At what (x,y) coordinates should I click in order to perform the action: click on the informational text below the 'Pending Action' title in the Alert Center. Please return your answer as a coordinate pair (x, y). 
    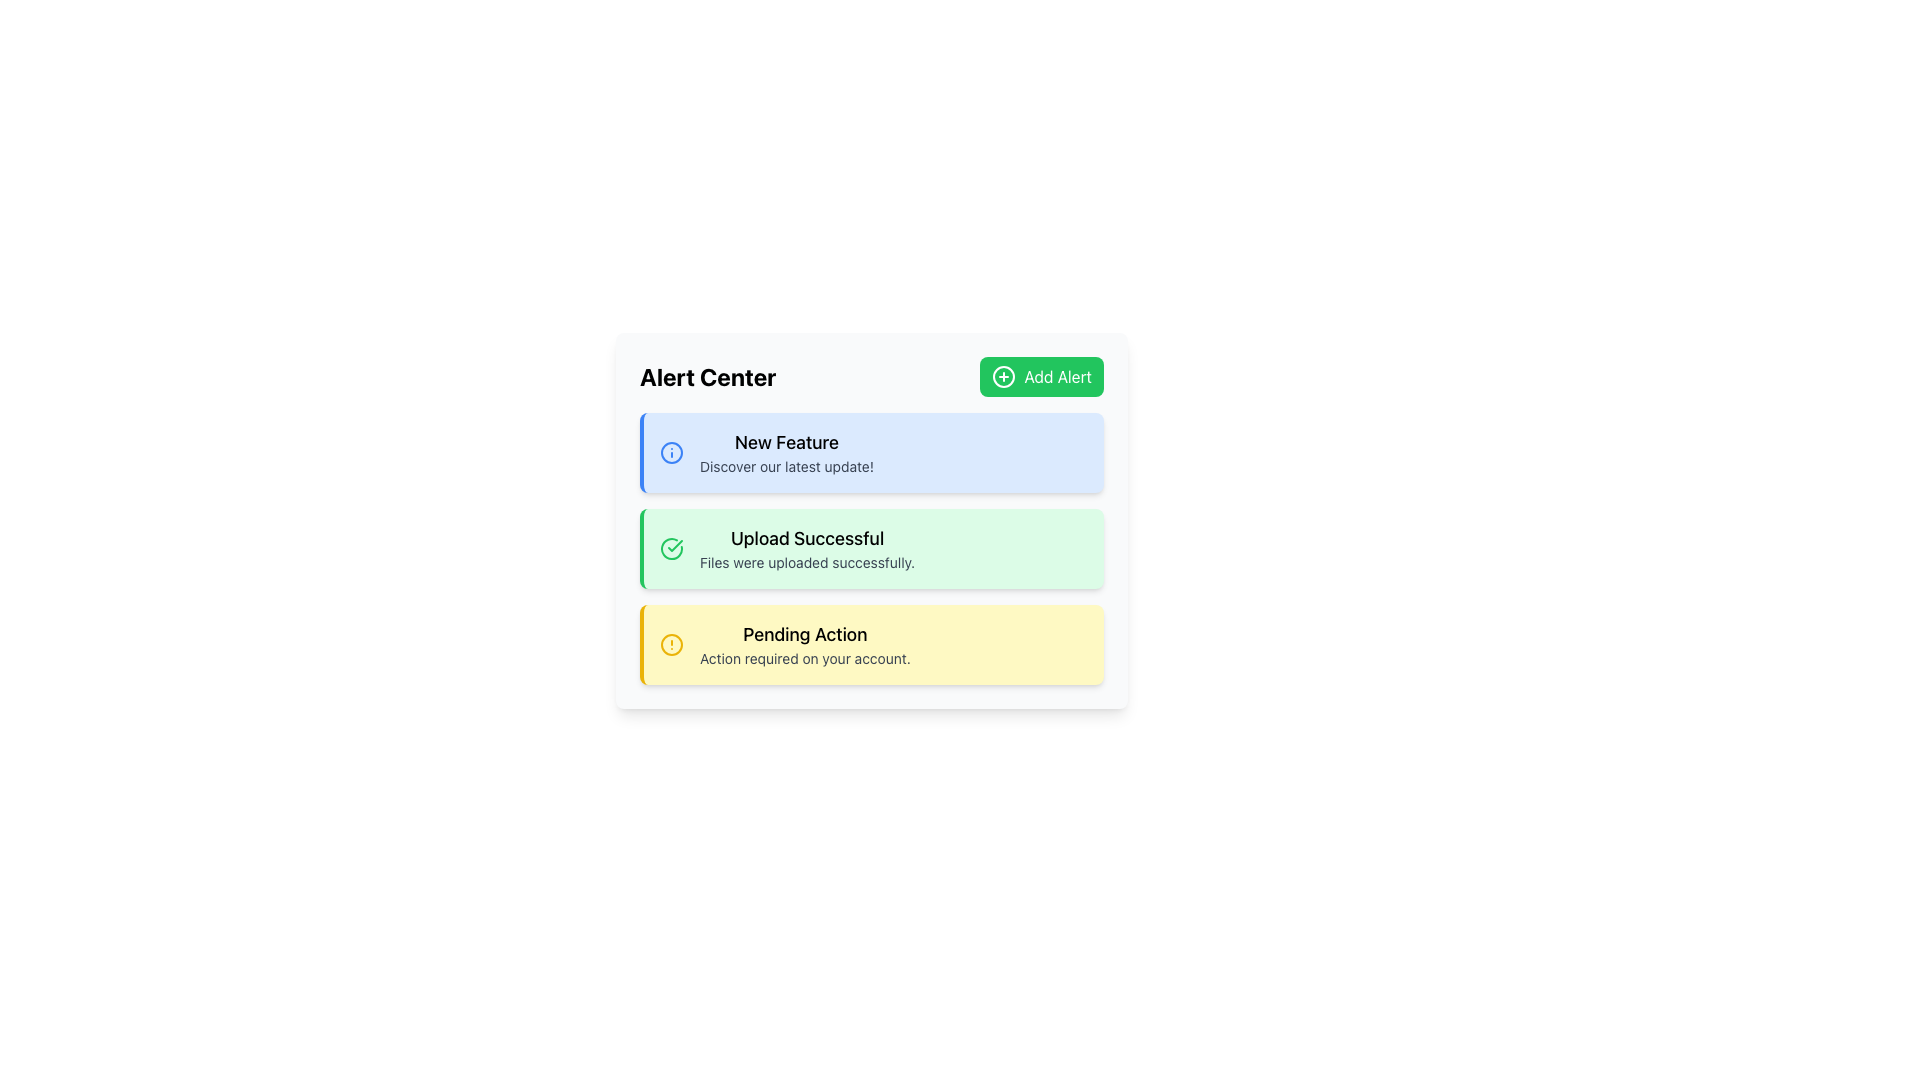
    Looking at the image, I should click on (805, 659).